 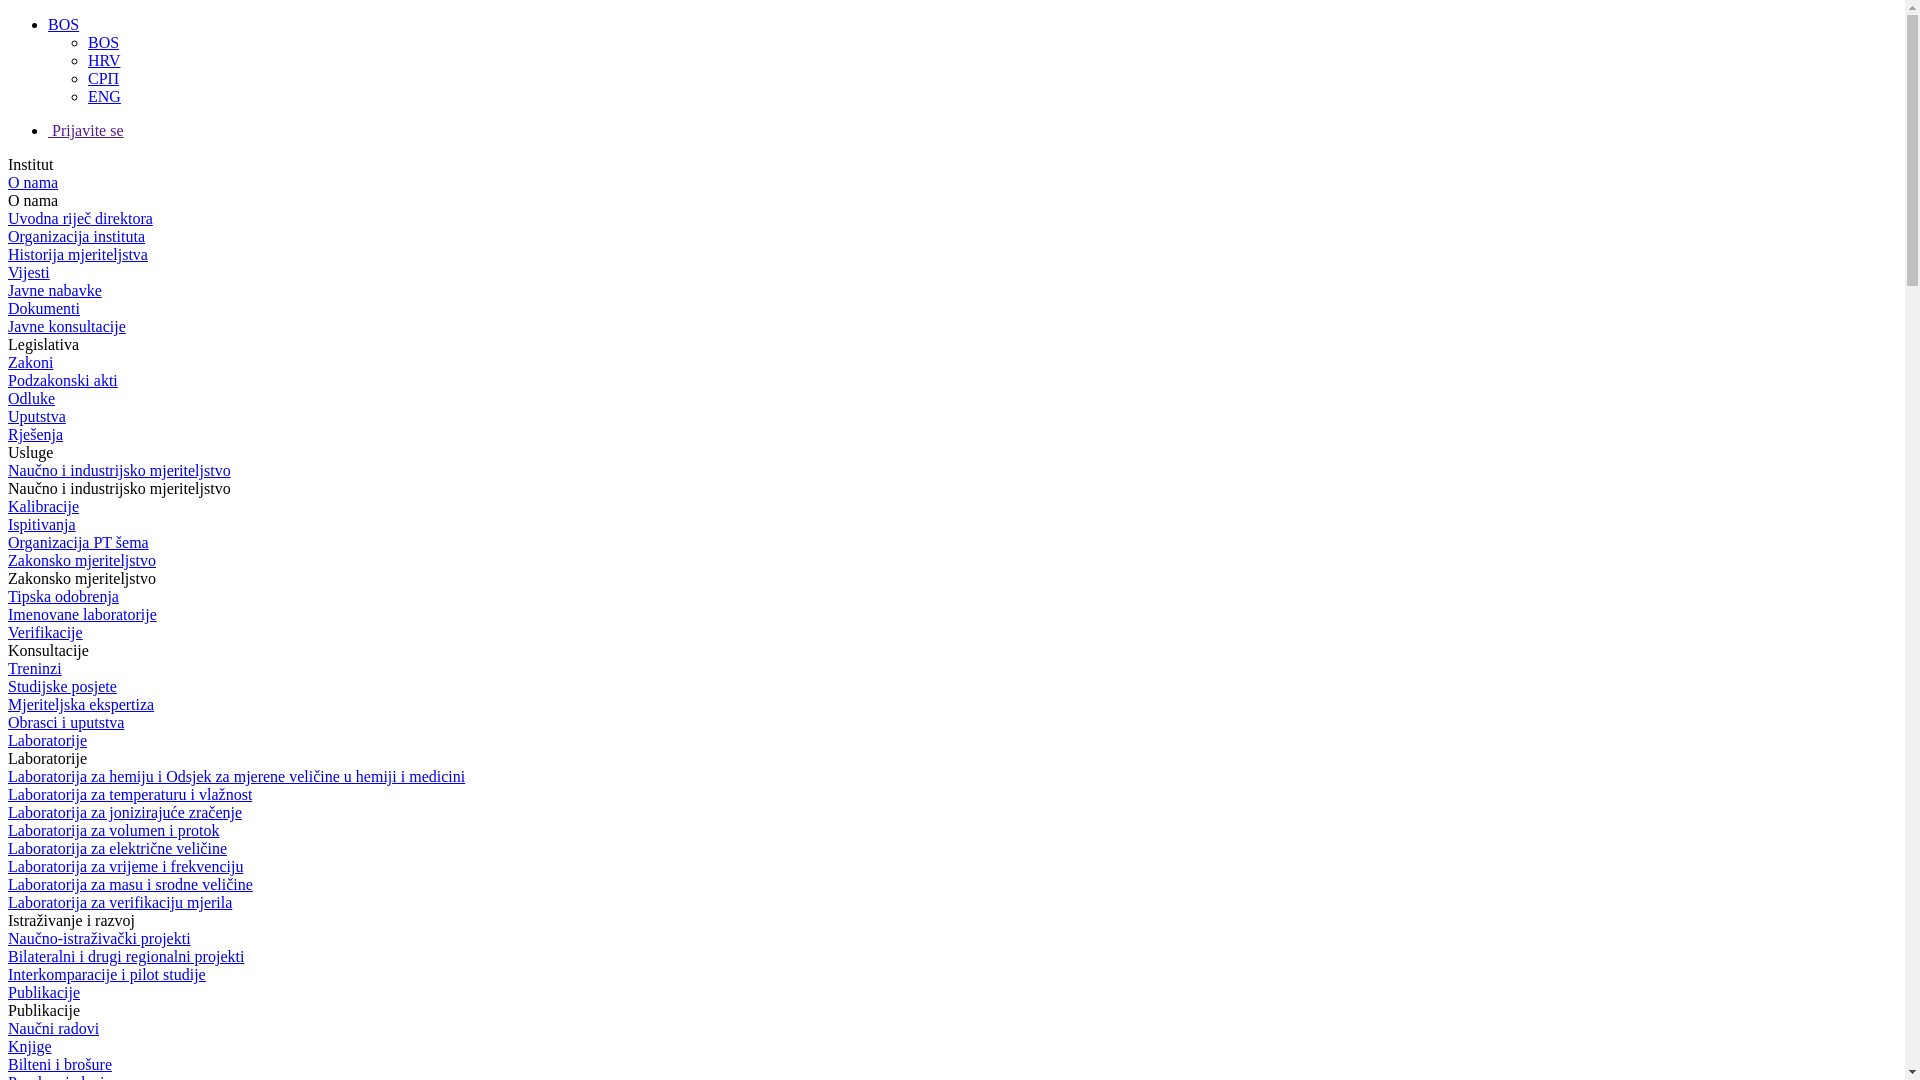 What do you see at coordinates (34, 668) in the screenshot?
I see `'Treninzi'` at bounding box center [34, 668].